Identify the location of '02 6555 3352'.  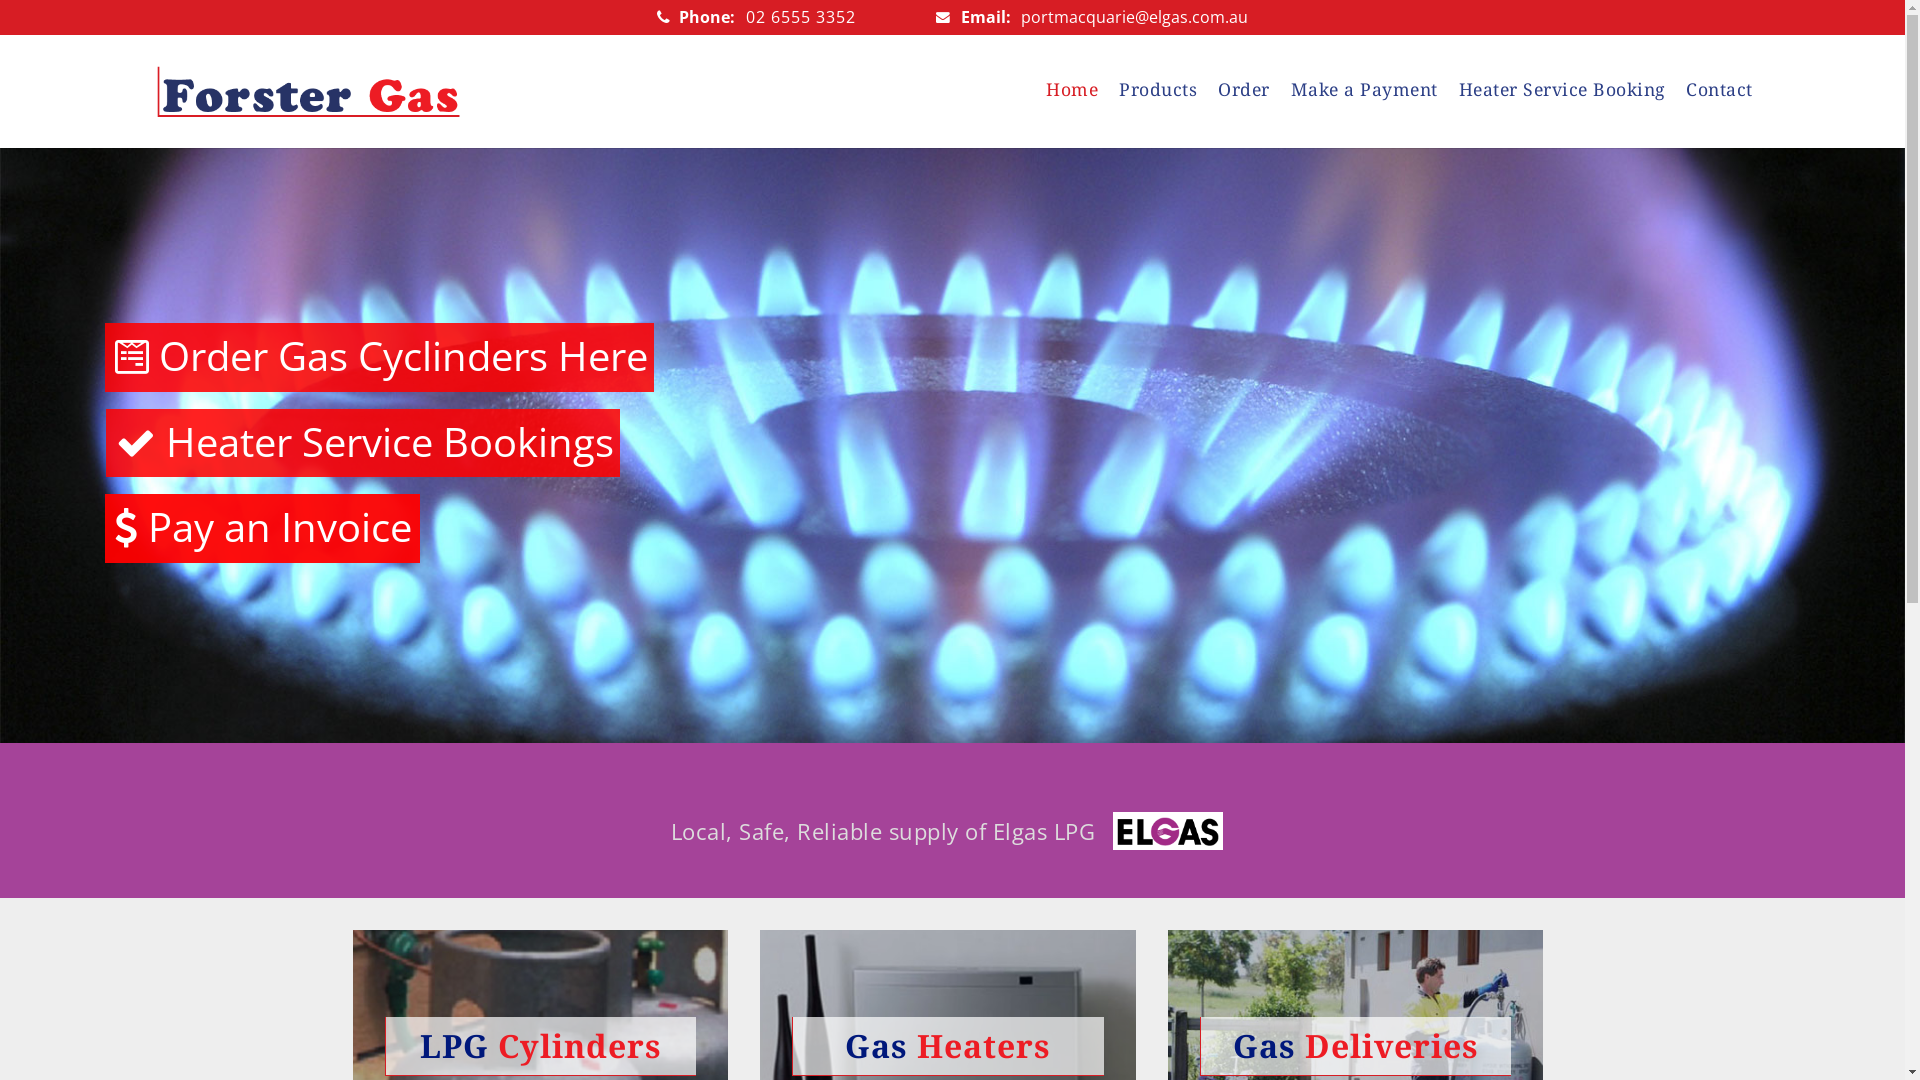
(801, 16).